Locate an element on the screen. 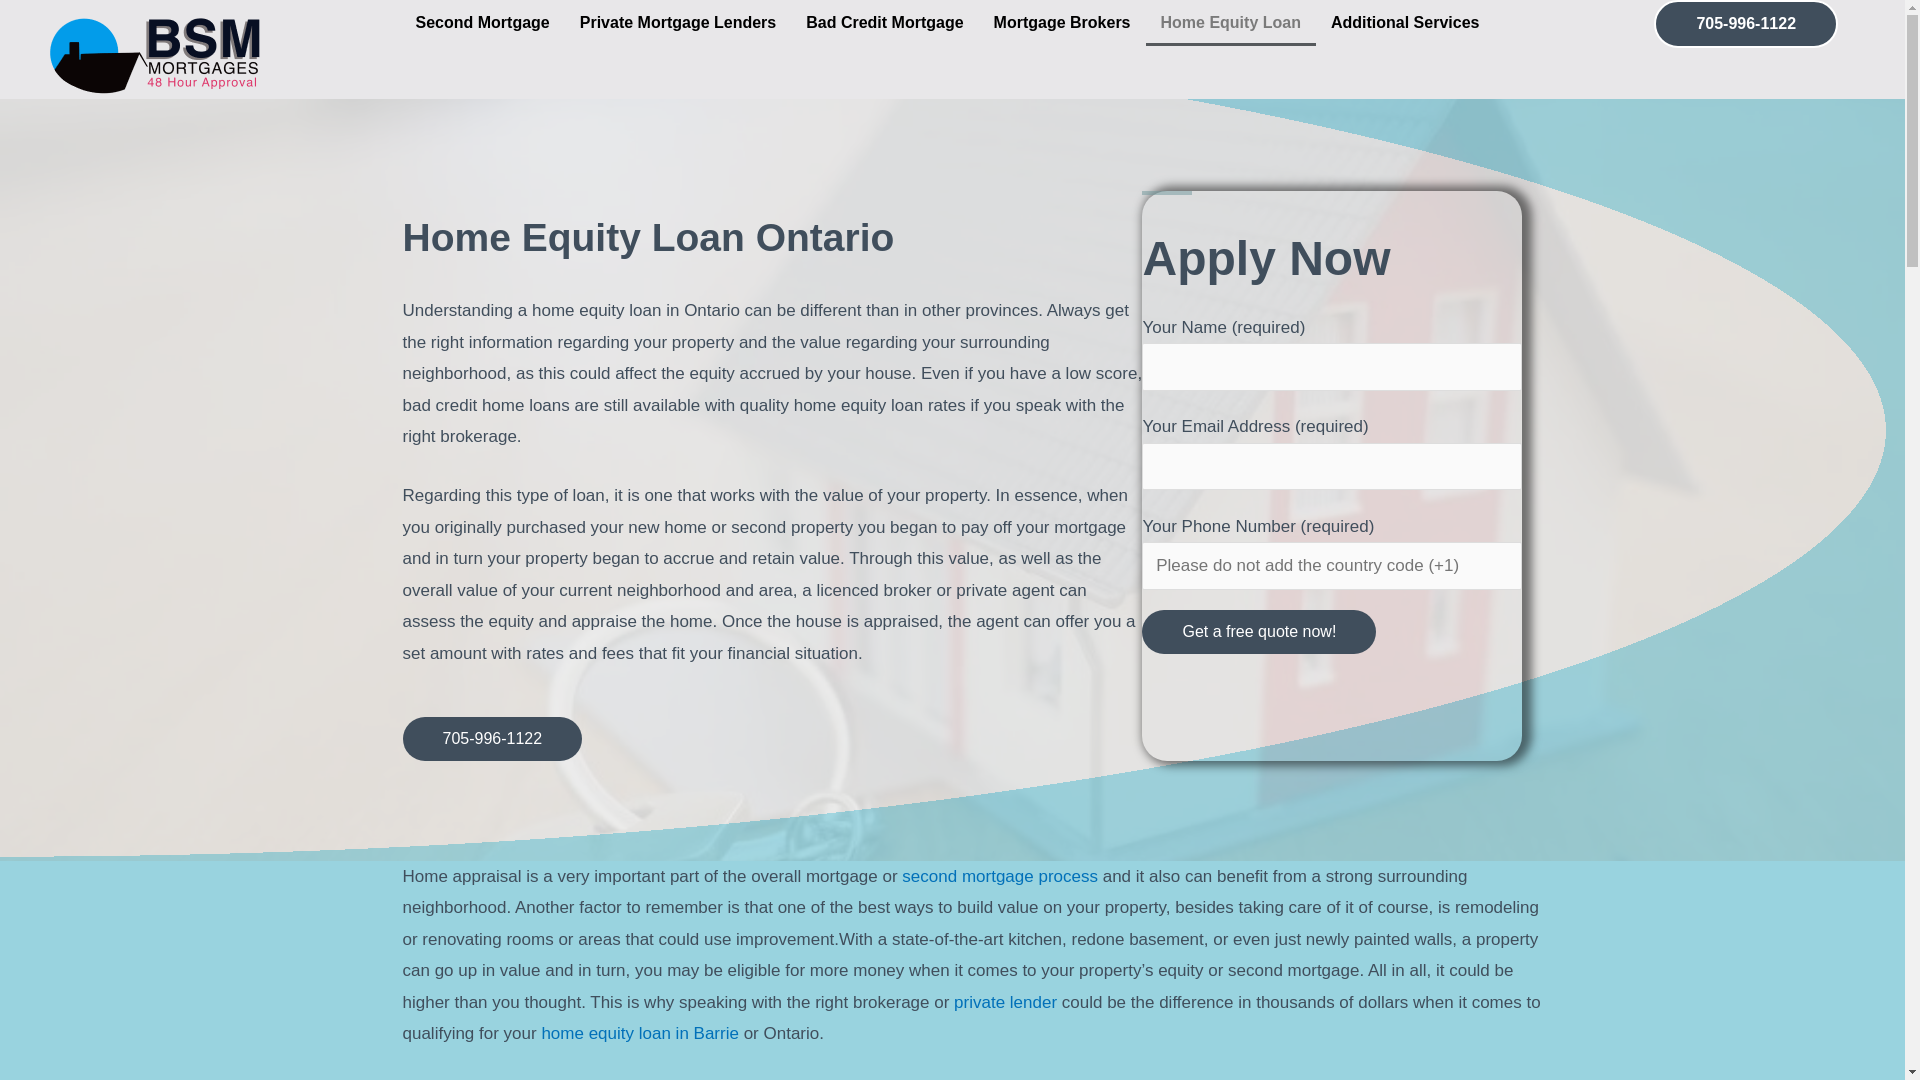 This screenshot has width=1920, height=1080. 'Home Equity Loan' is located at coordinates (1229, 23).